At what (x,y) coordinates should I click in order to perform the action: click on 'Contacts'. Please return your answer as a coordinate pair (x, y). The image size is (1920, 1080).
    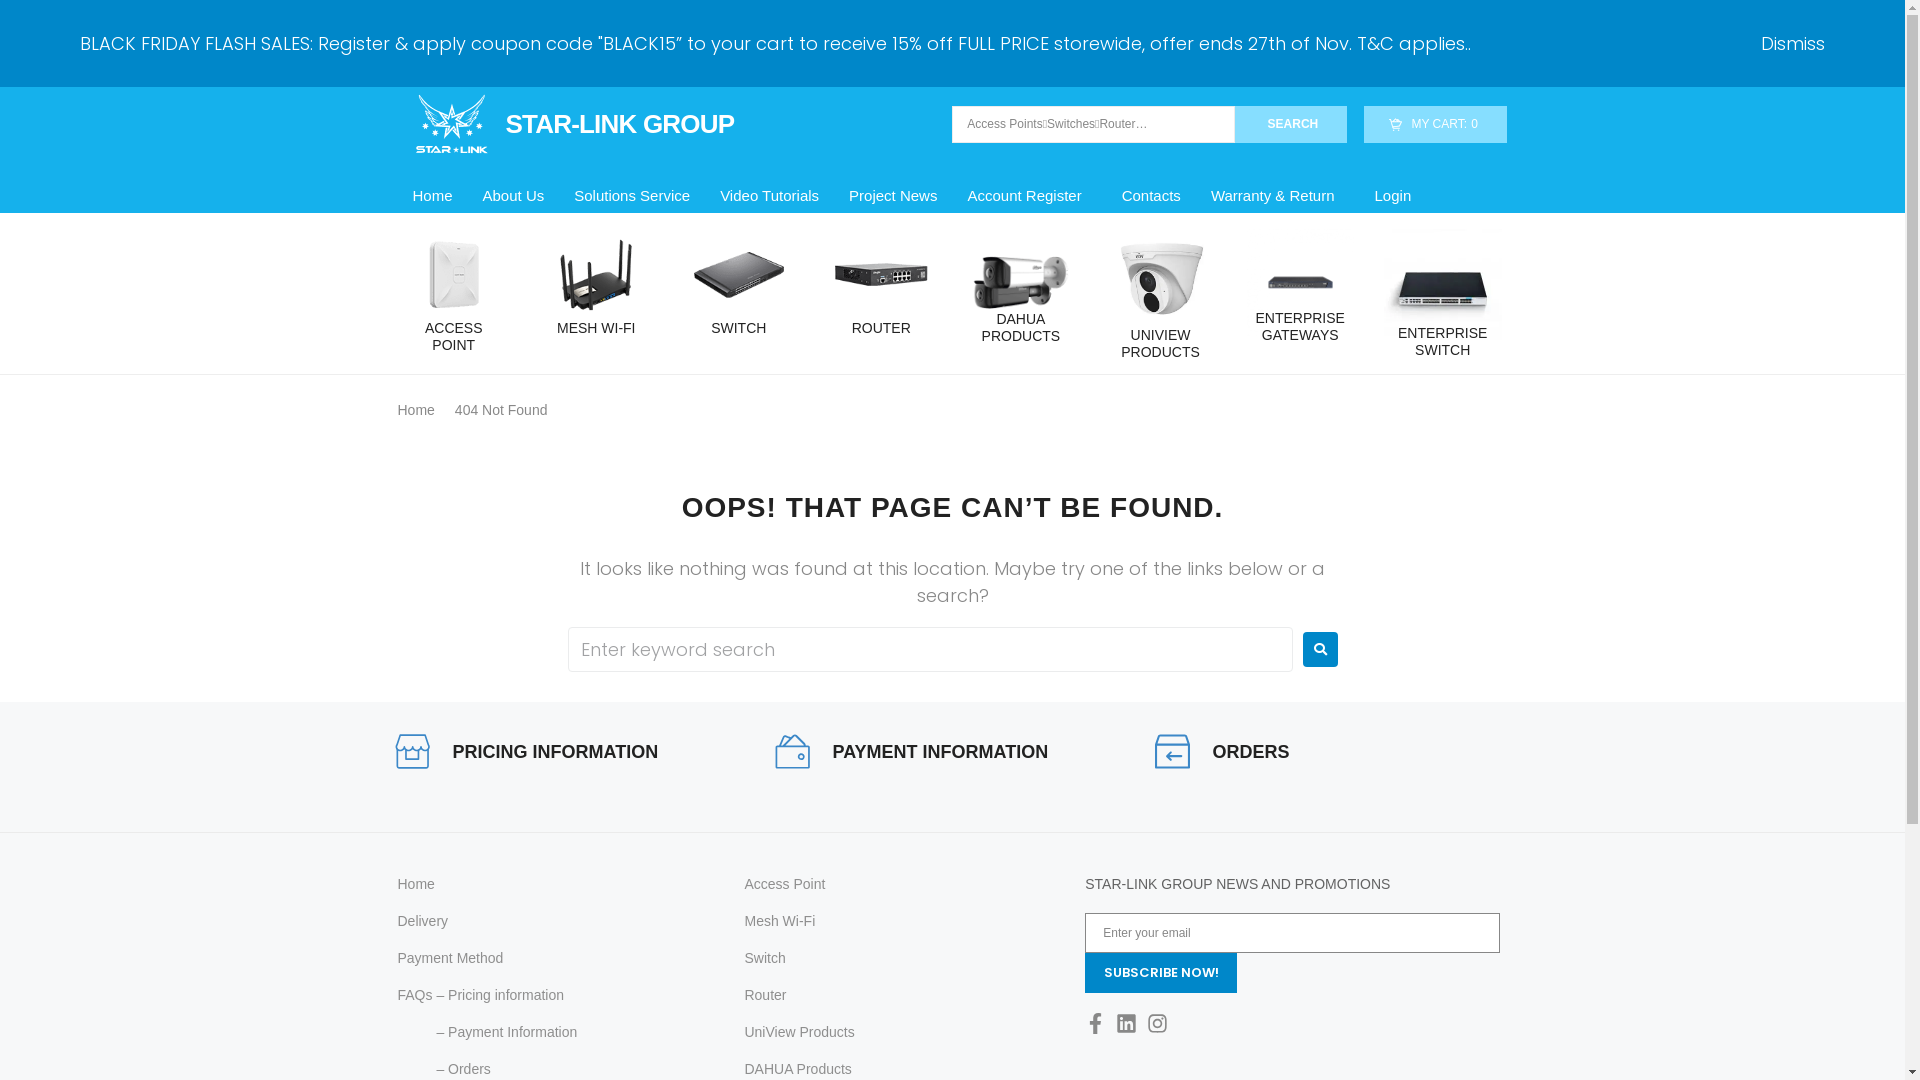
    Looking at the image, I should click on (1151, 196).